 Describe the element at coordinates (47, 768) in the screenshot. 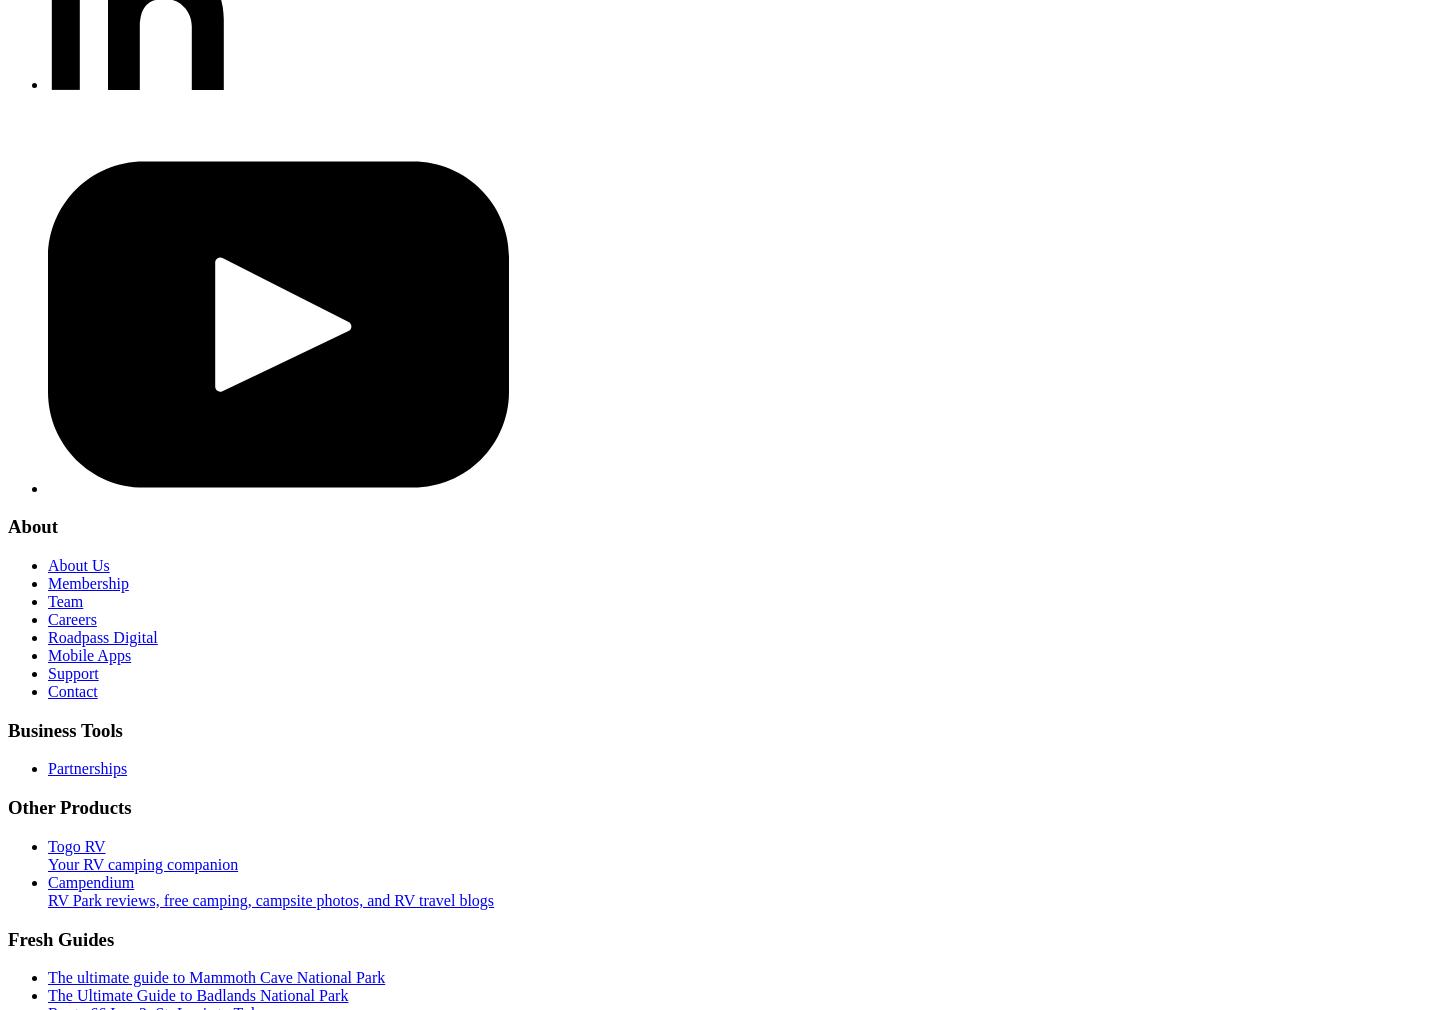

I see `'Partnerships'` at that location.